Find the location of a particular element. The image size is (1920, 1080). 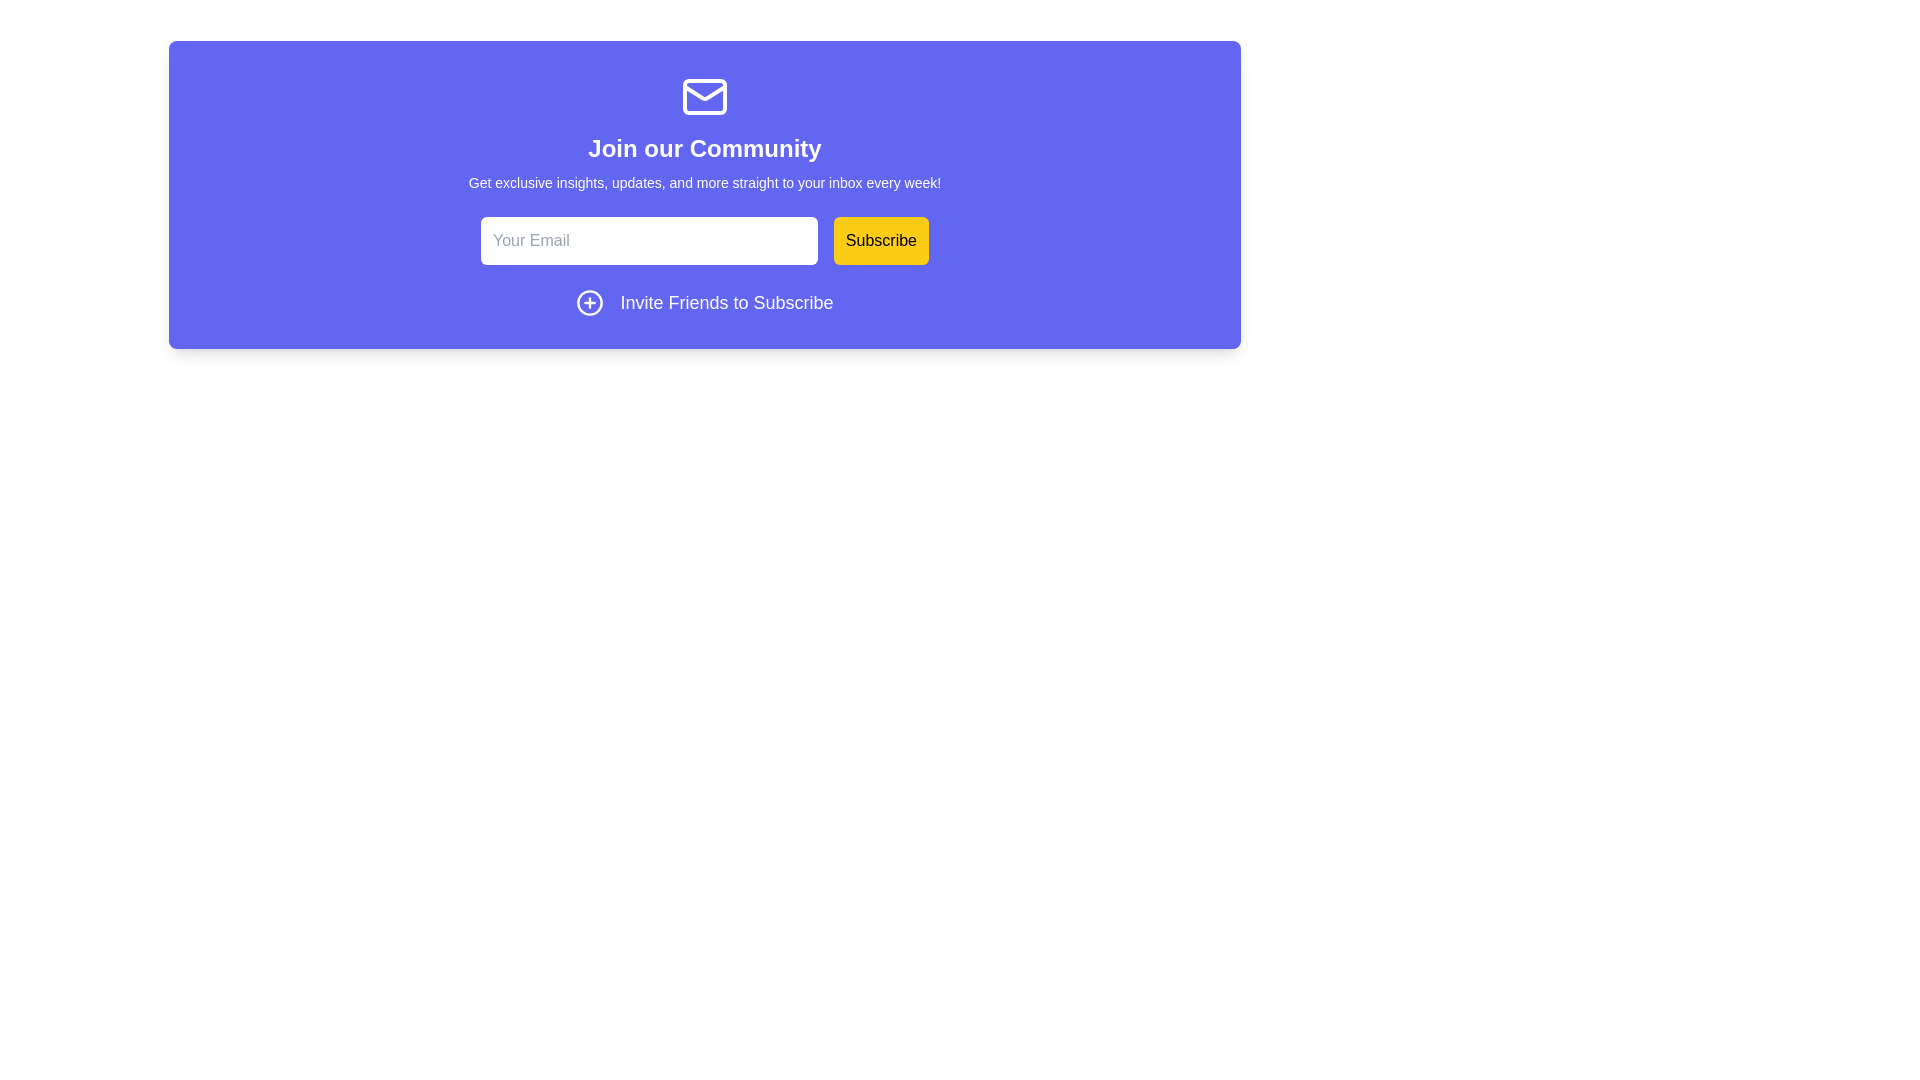

the descriptive text encouraging users to subscribe to the mailing list, located below 'Join our Community' and above the email input field is located at coordinates (705, 182).